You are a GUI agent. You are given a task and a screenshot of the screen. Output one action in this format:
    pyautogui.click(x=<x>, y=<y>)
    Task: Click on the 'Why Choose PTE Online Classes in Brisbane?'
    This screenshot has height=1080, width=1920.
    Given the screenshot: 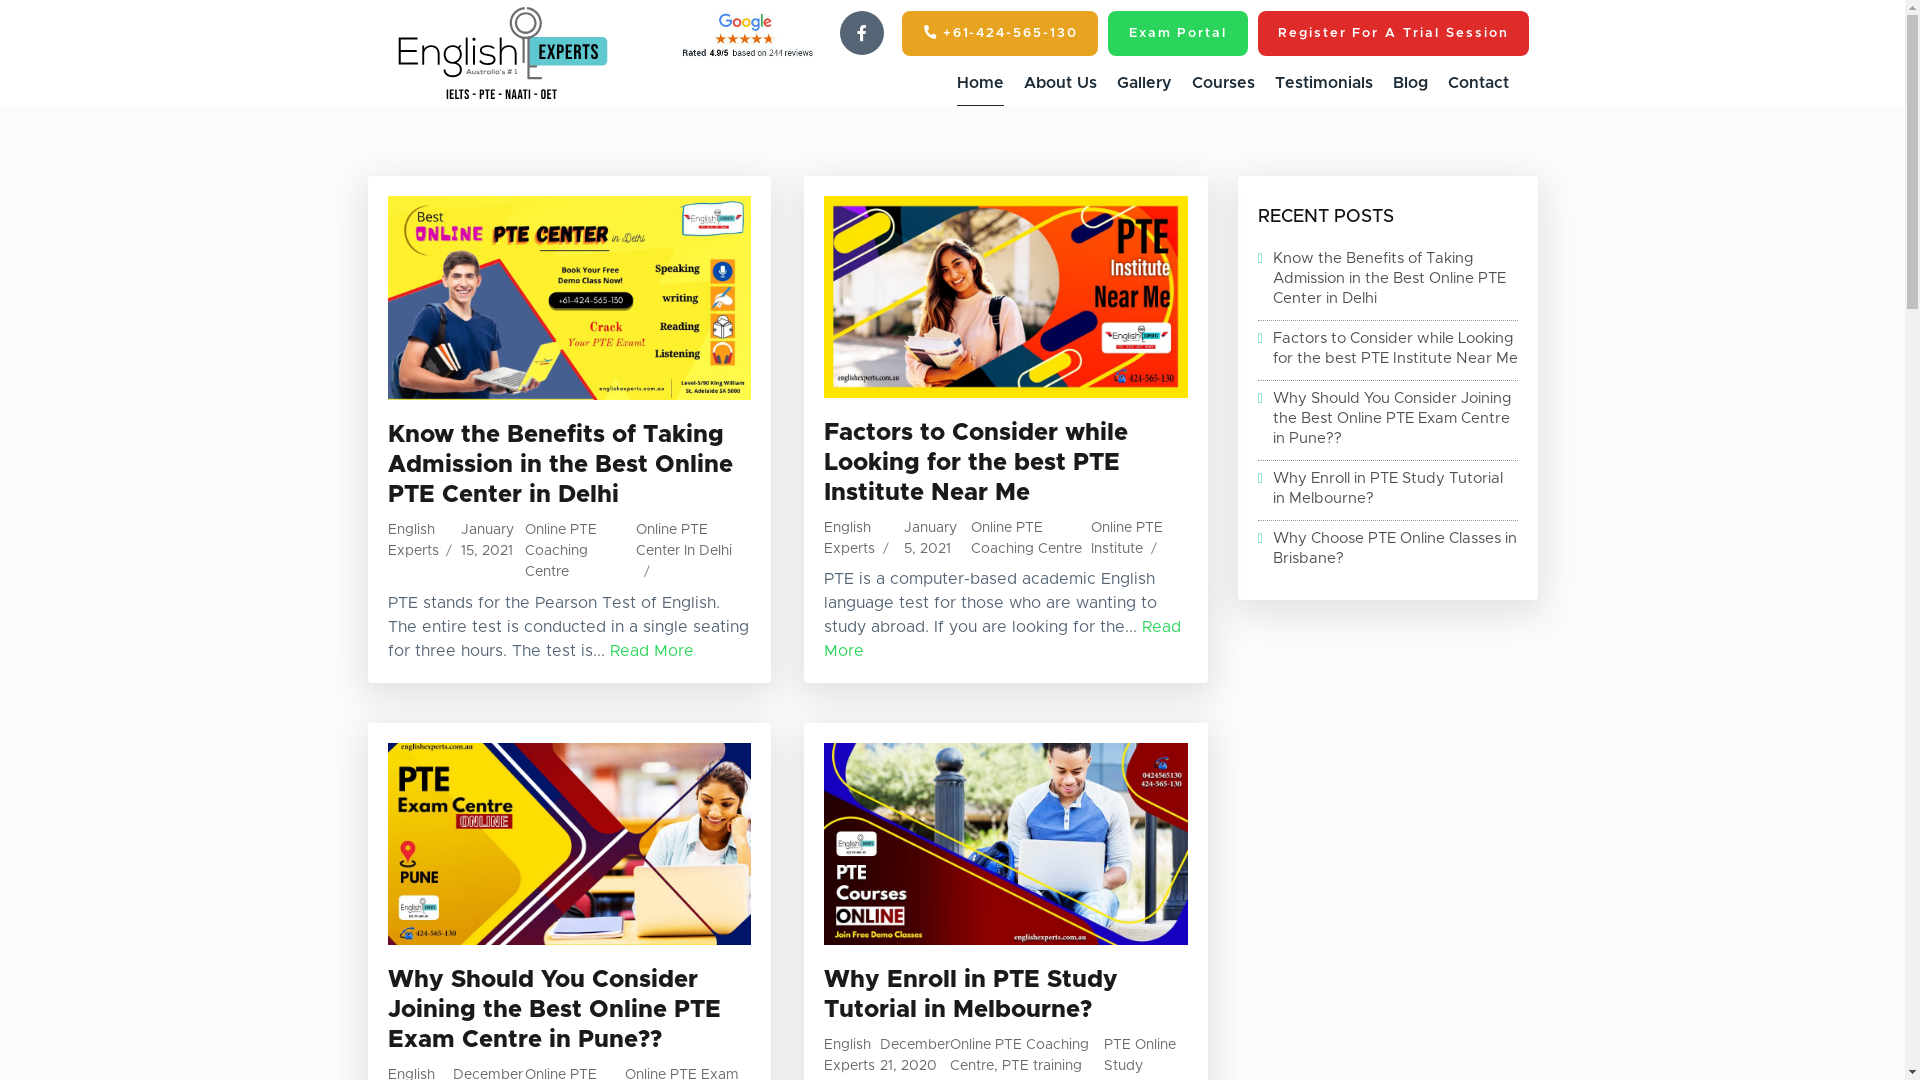 What is the action you would take?
    pyautogui.click(x=1386, y=548)
    